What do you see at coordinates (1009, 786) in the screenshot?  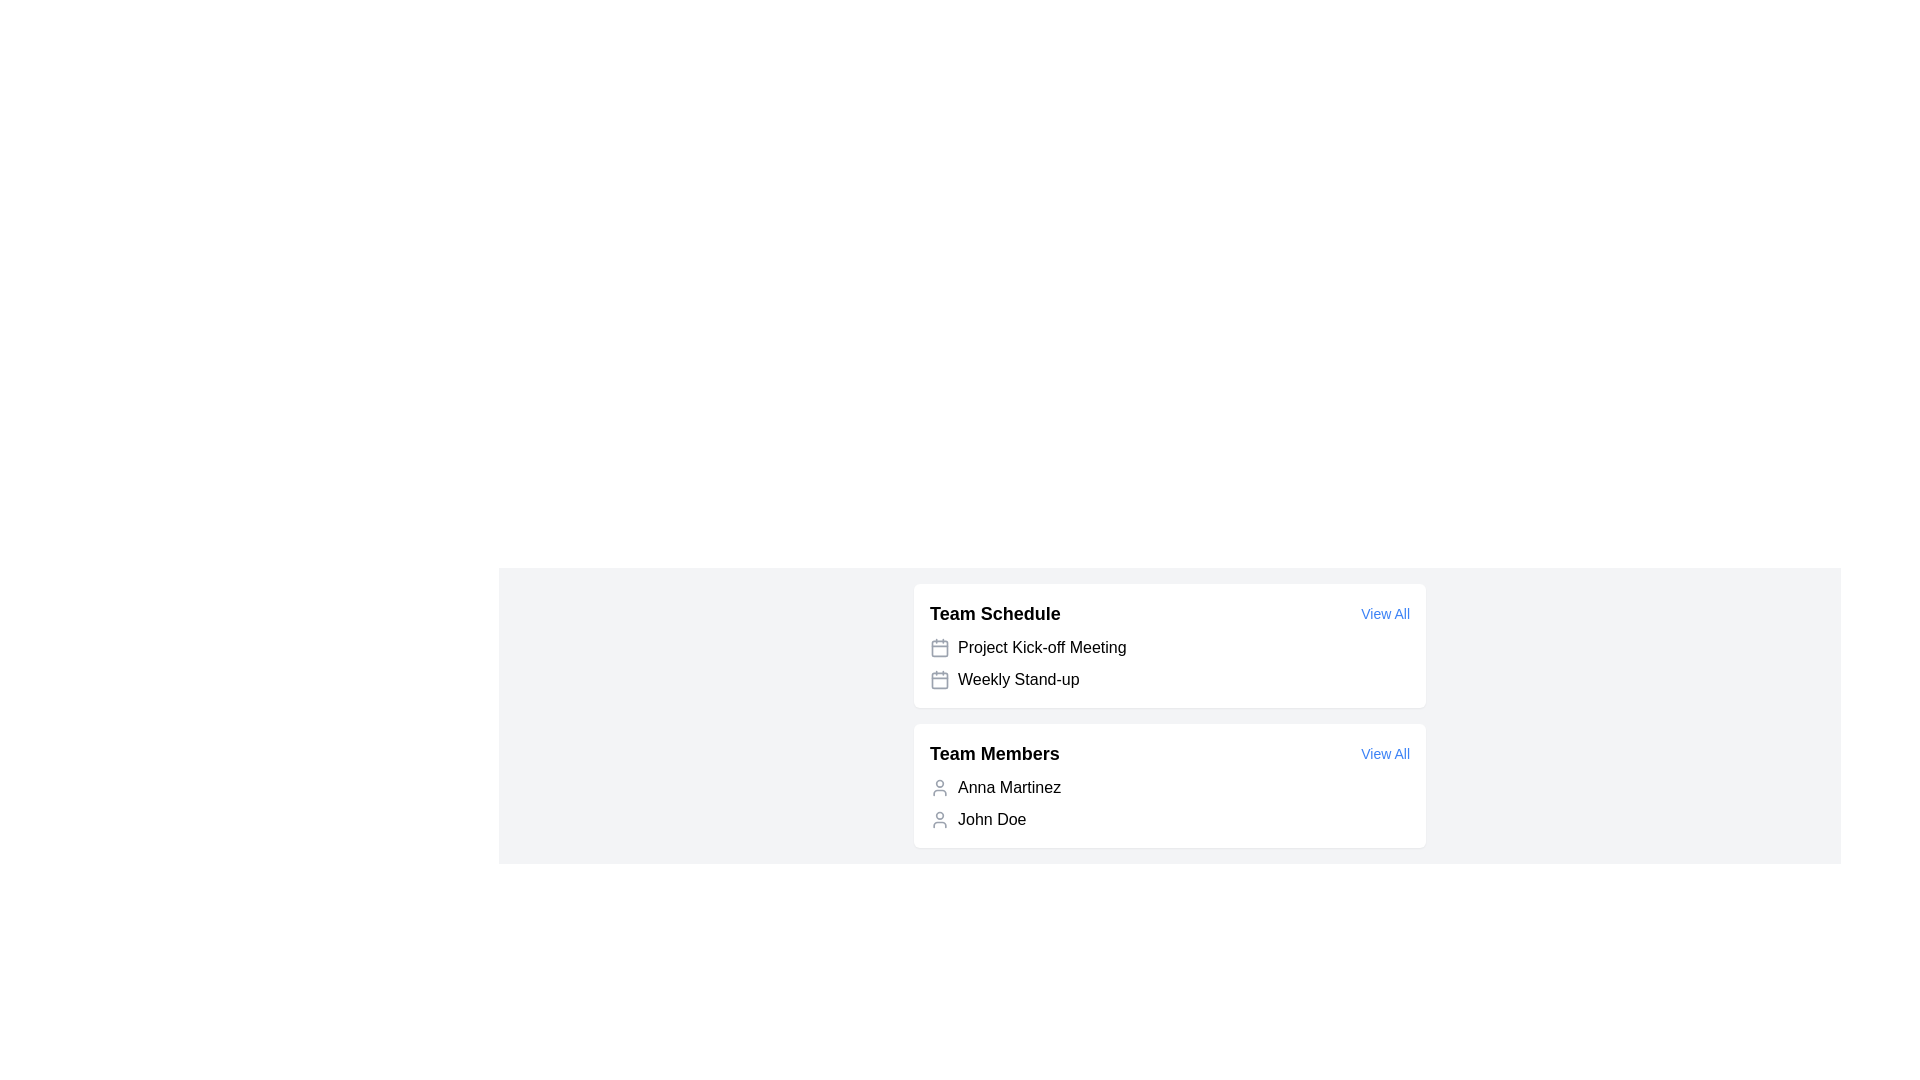 I see `the text label displaying 'Anna Martinez' in black font, located in the 'Team Members' section of the UI` at bounding box center [1009, 786].